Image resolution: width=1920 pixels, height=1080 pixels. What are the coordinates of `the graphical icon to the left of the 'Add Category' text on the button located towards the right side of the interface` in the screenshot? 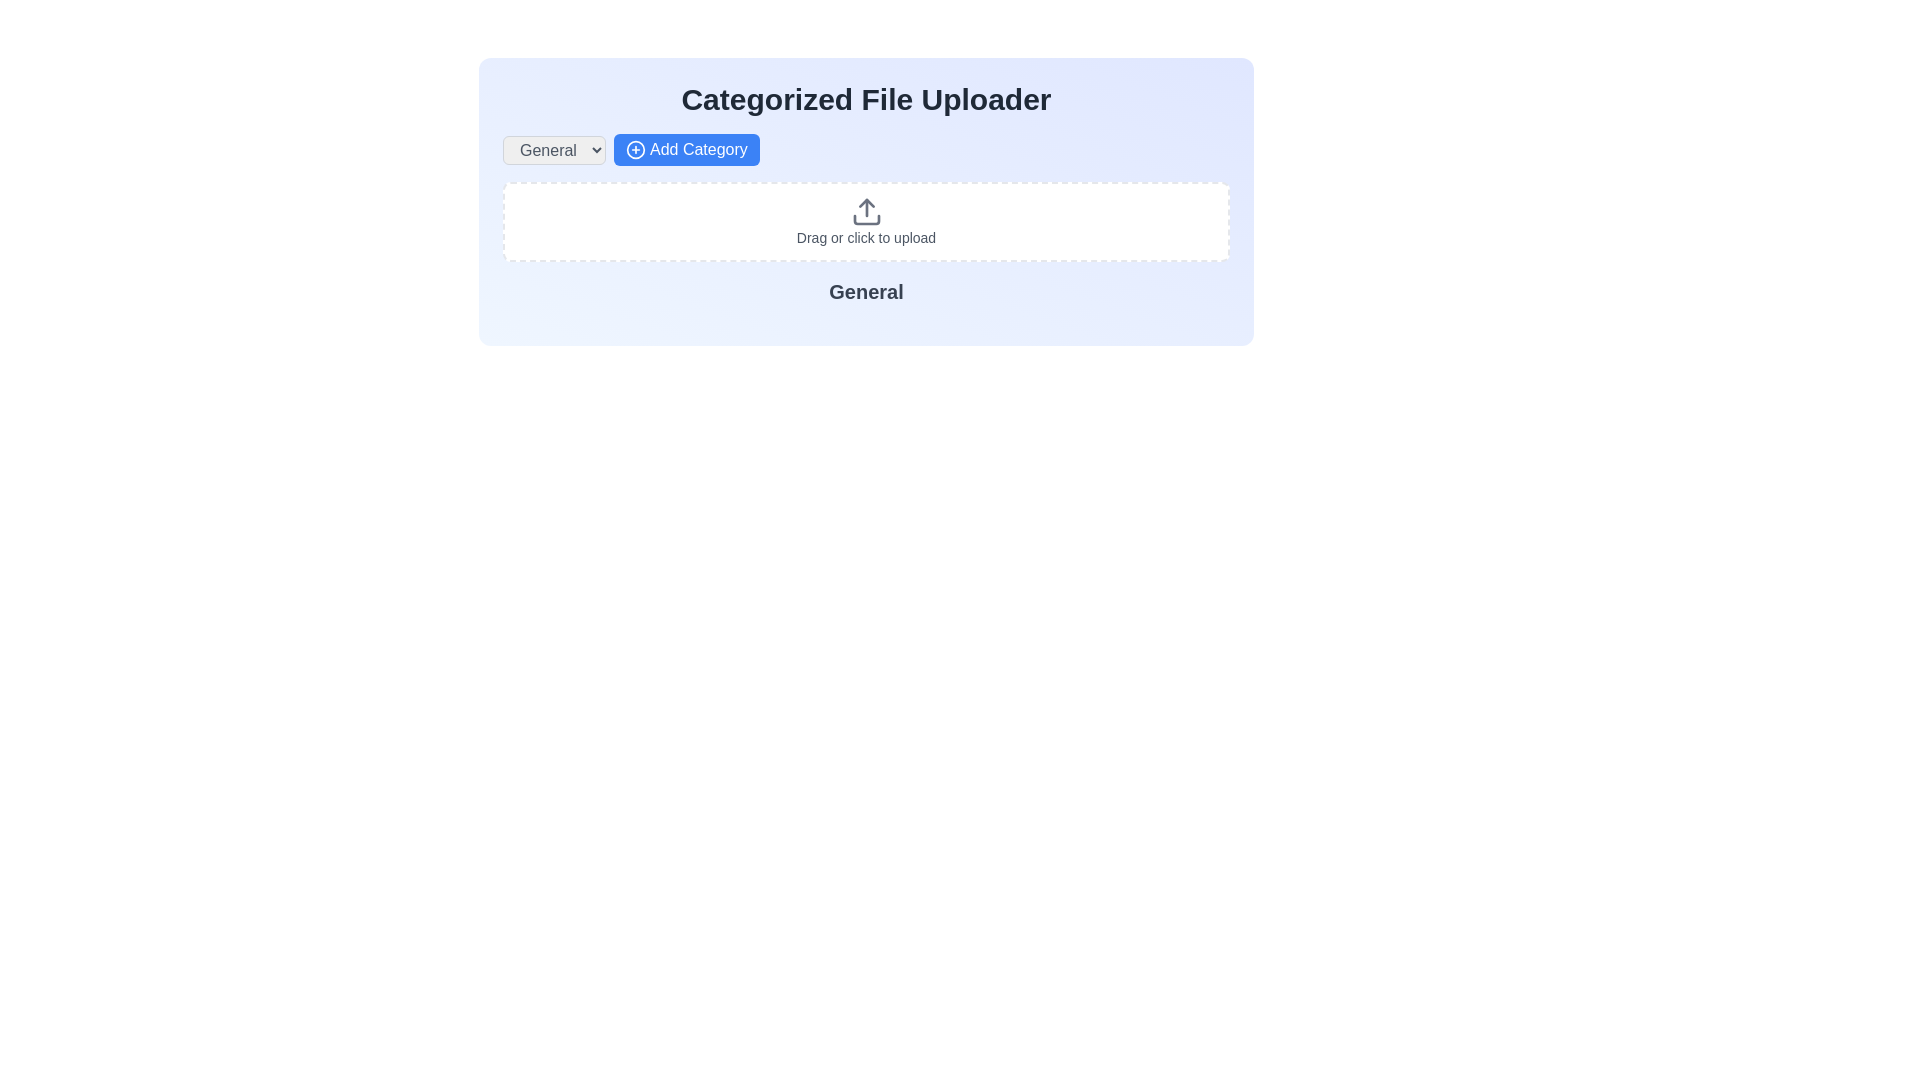 It's located at (634, 149).